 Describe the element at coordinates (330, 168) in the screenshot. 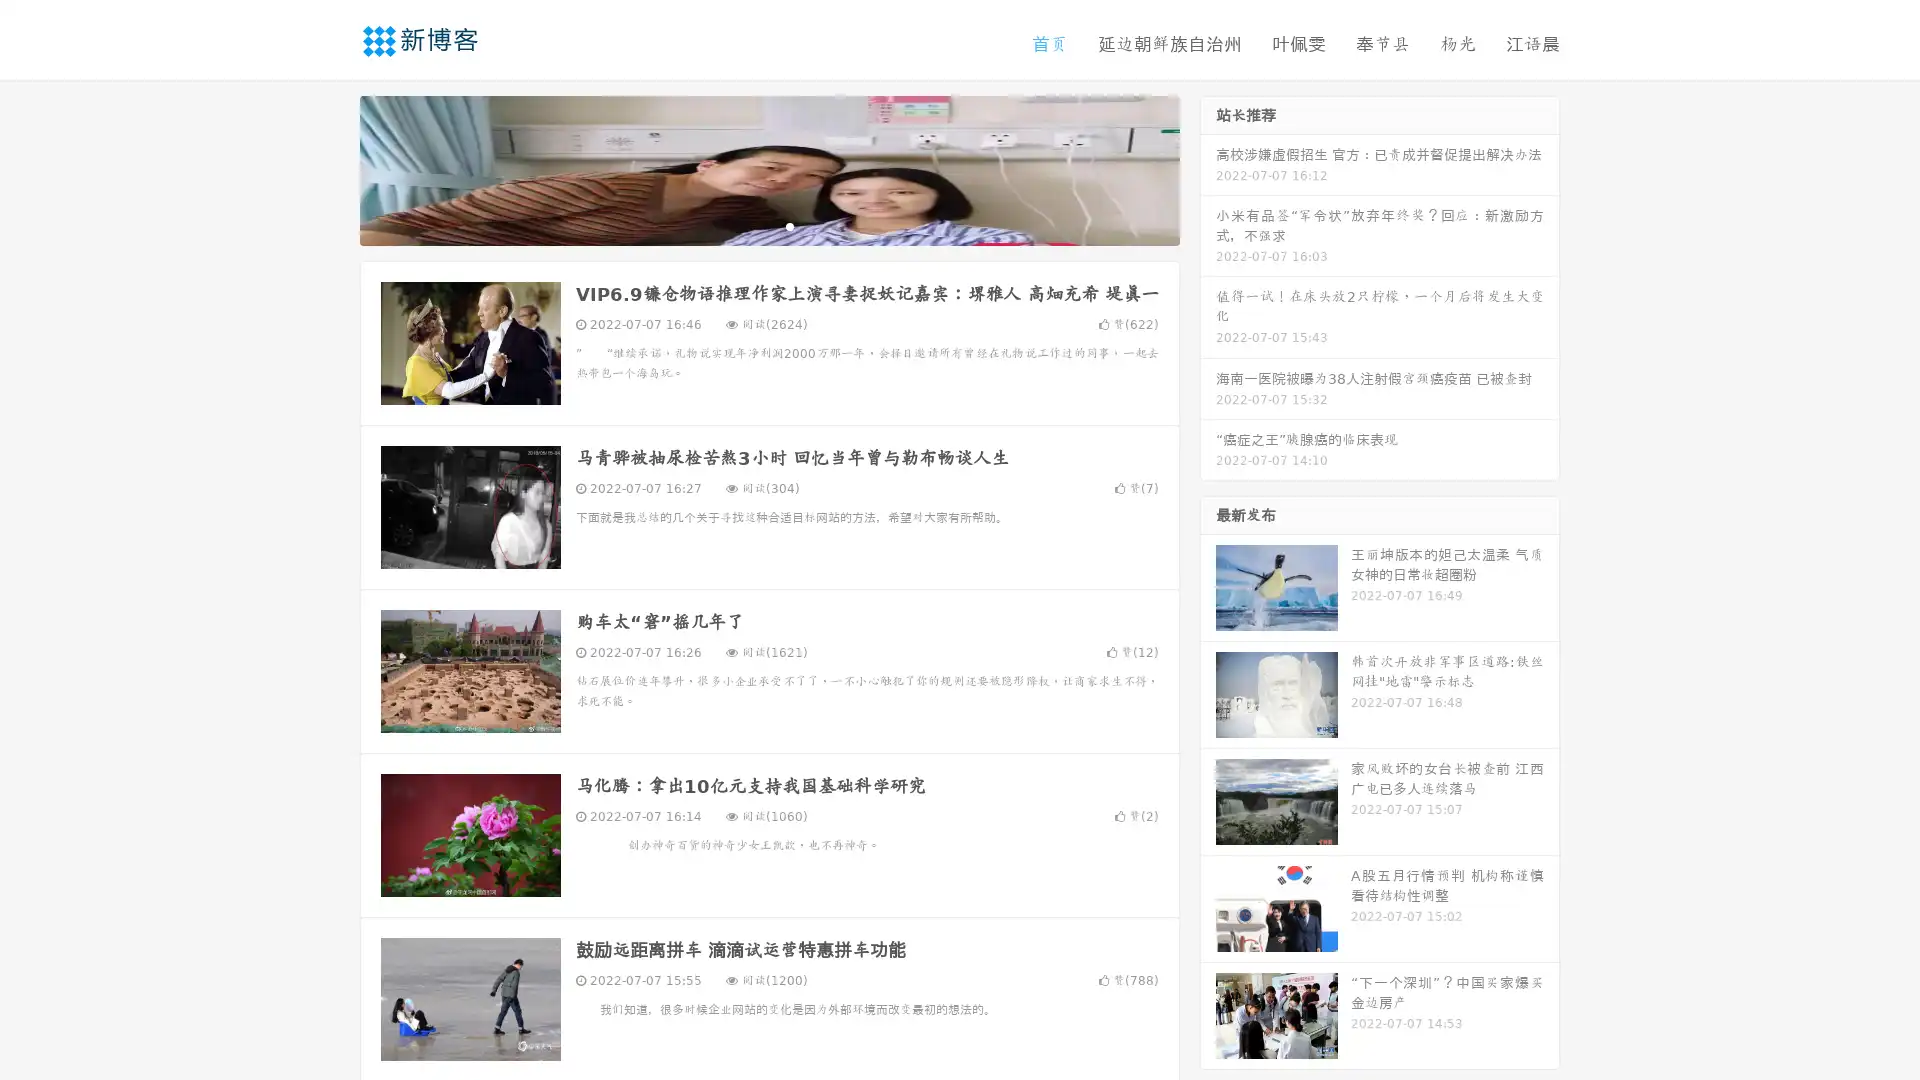

I see `Previous slide` at that location.